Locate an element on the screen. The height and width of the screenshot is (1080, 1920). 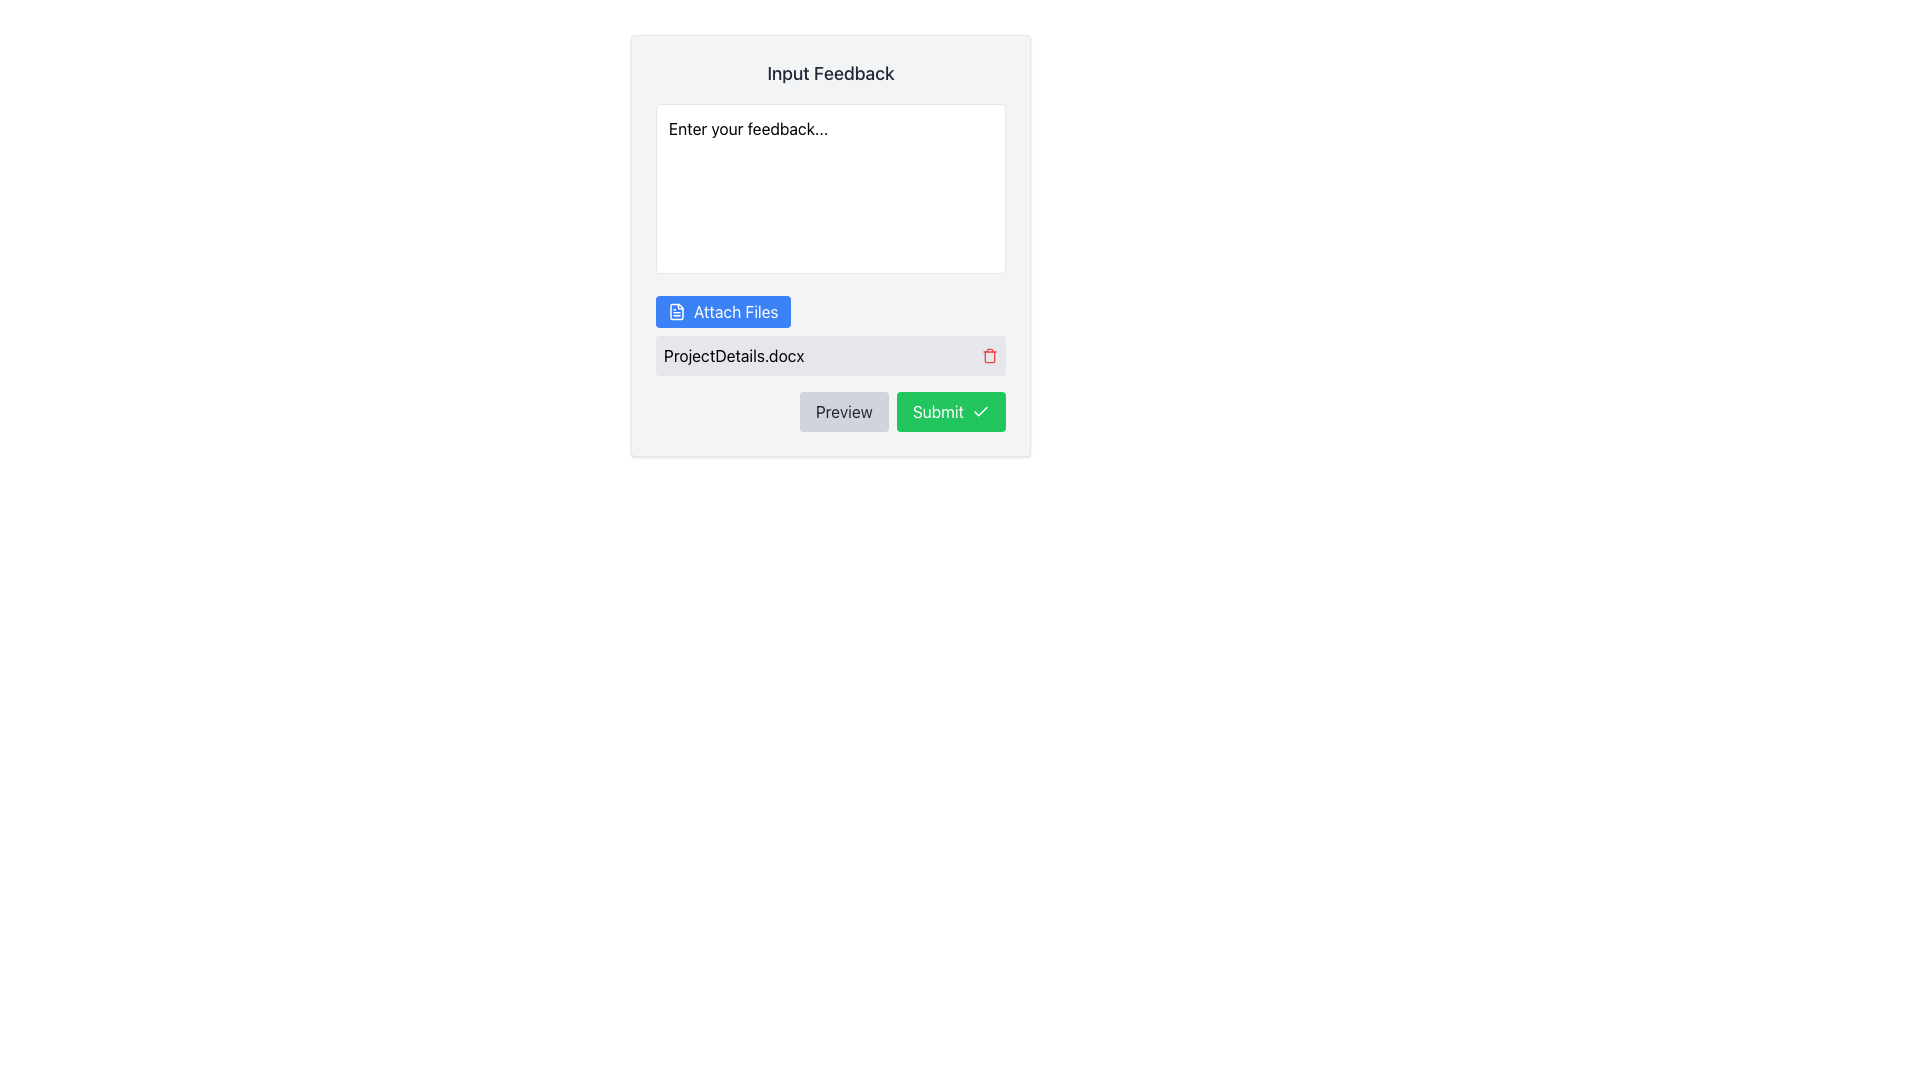
the checkmark icon located to the right of the 'Submit' button within the green rectangular button at the bottom right of the feedback input form is located at coordinates (980, 411).